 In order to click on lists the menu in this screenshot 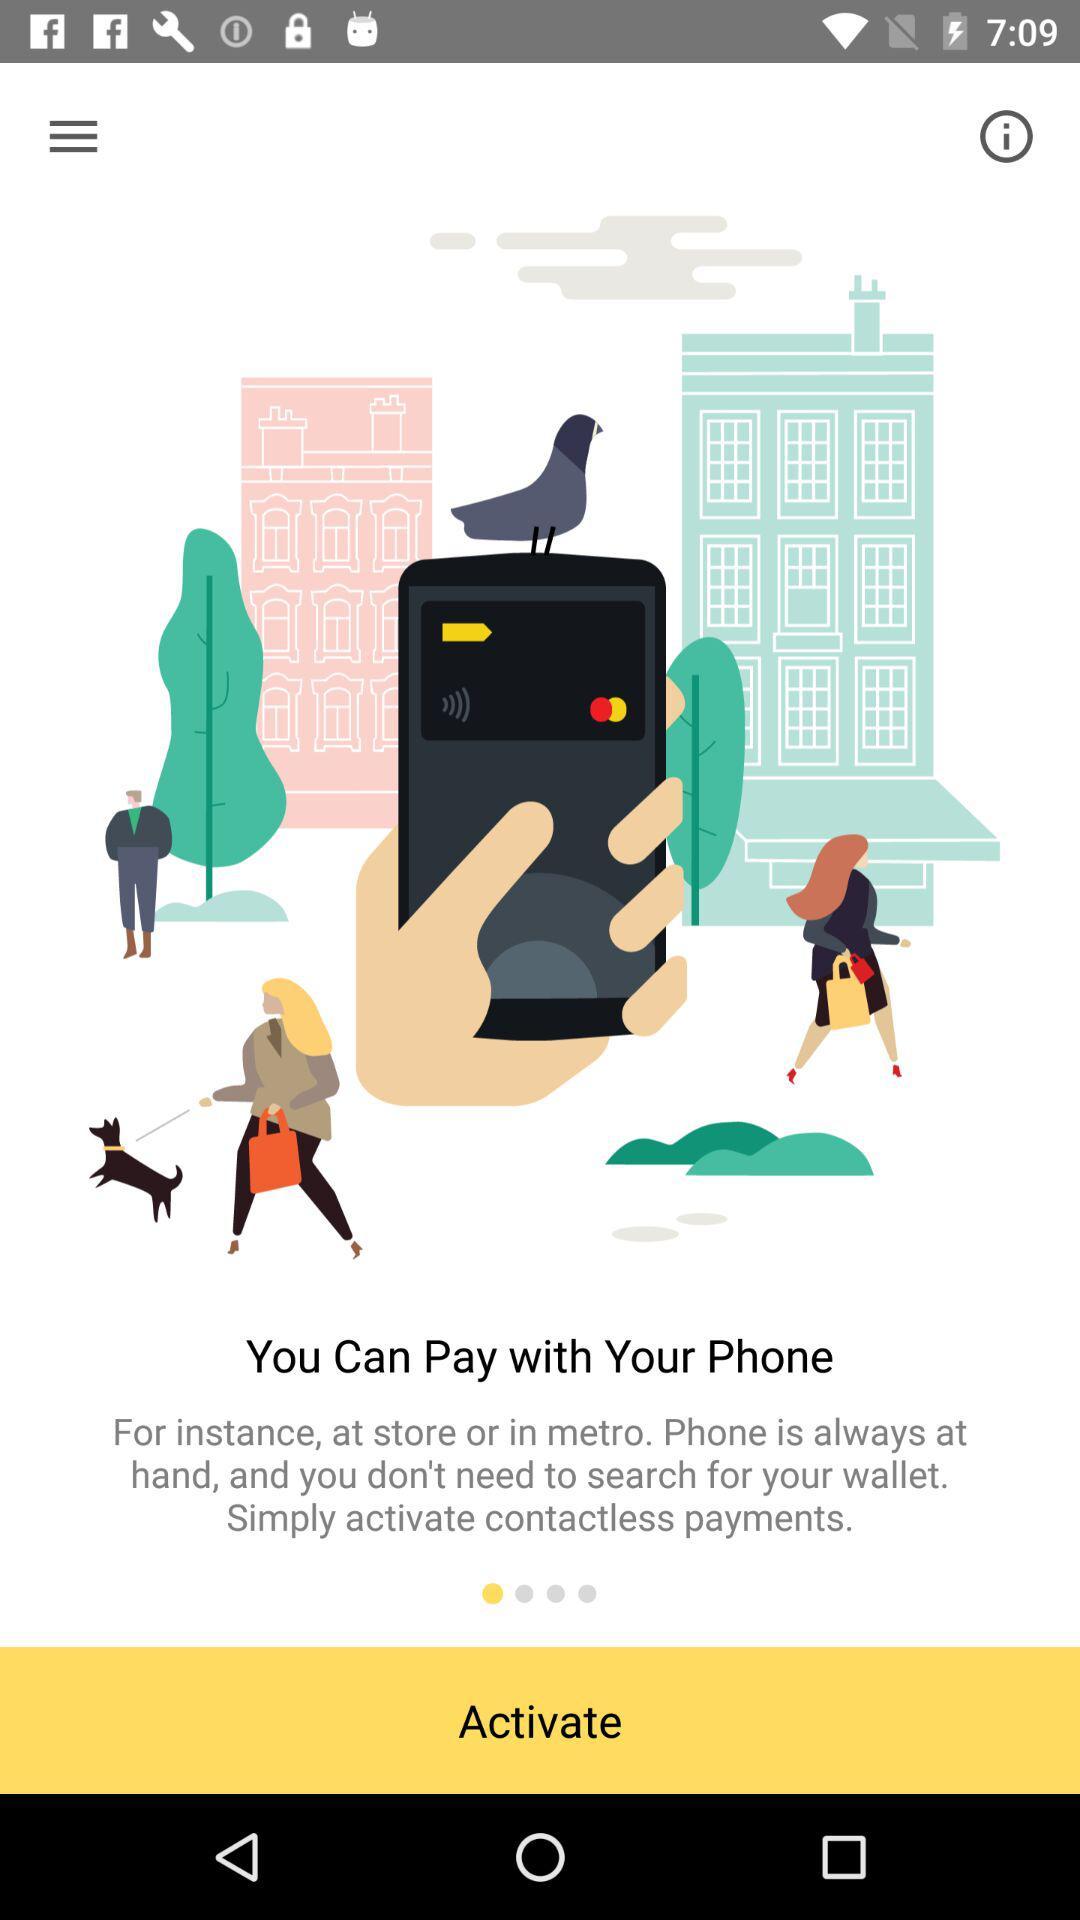, I will do `click(72, 135)`.